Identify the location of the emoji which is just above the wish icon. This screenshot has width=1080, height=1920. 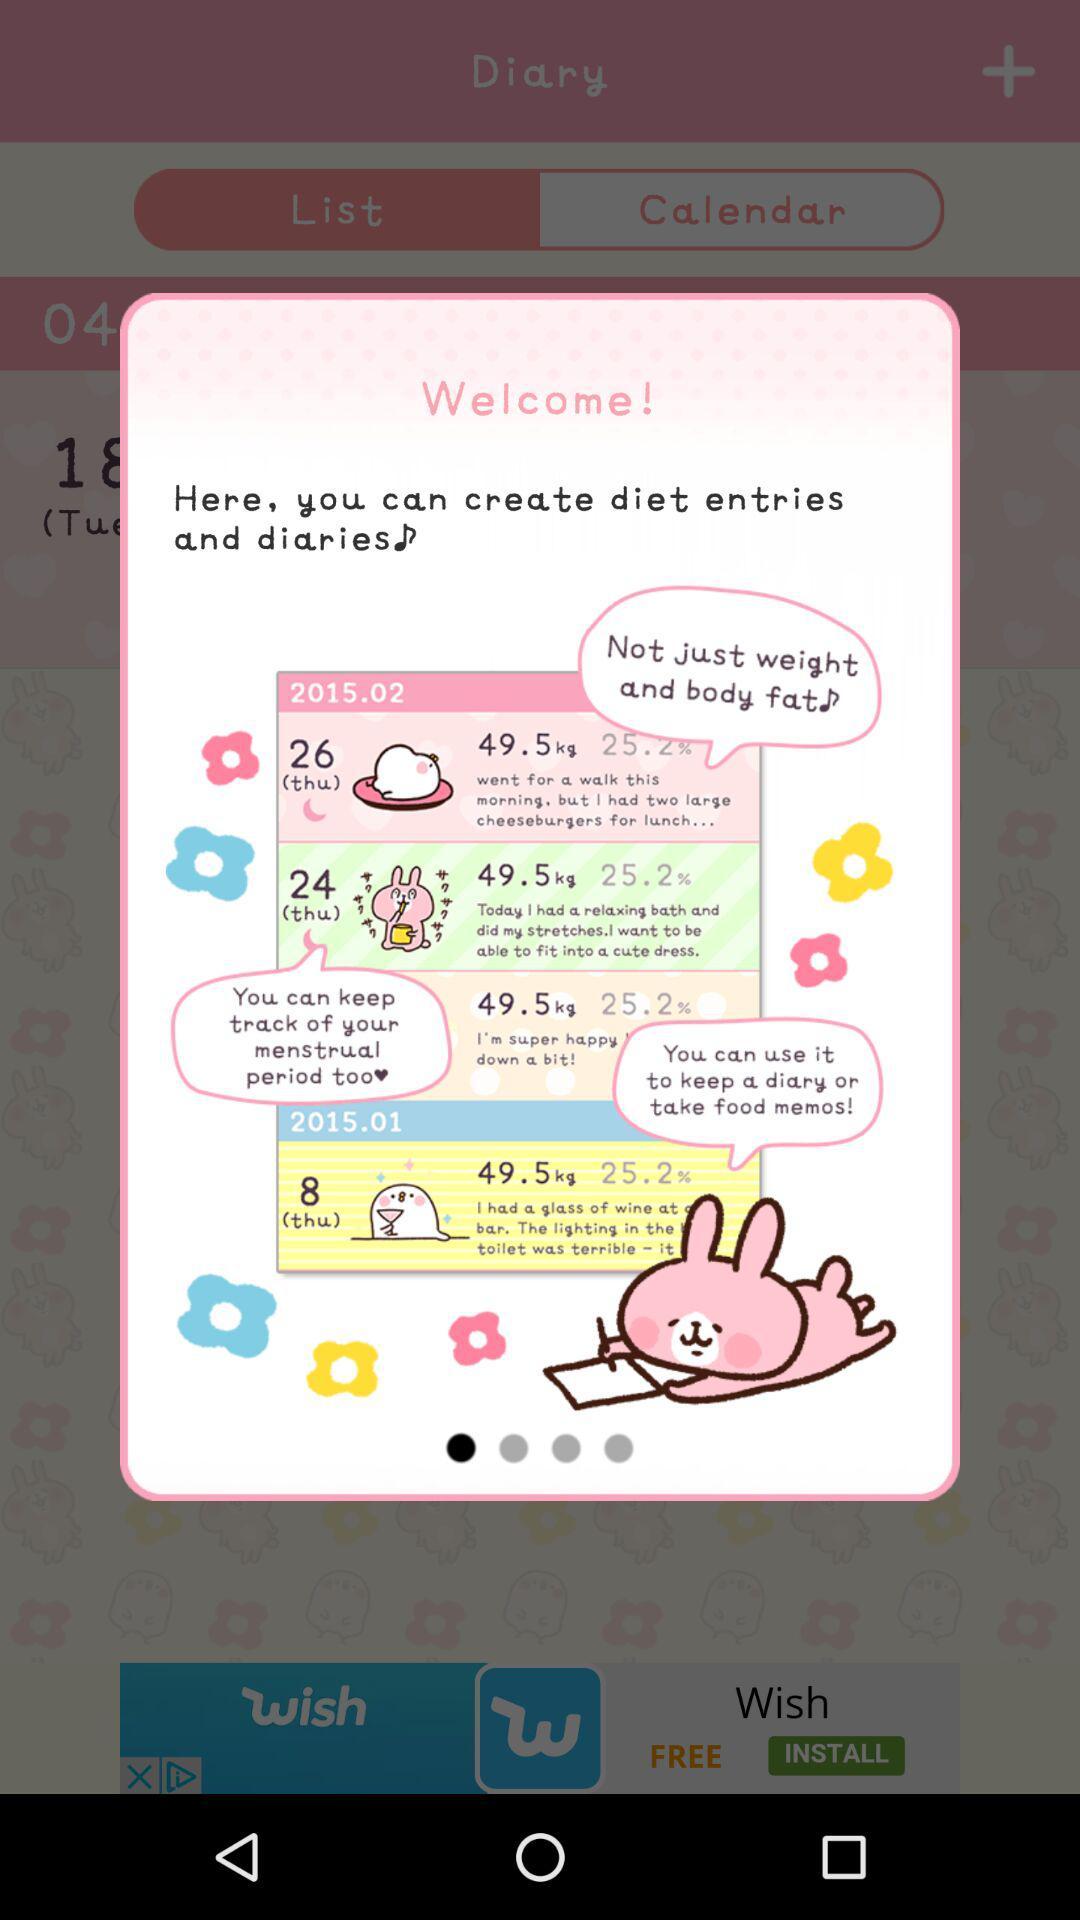
(538, 1612).